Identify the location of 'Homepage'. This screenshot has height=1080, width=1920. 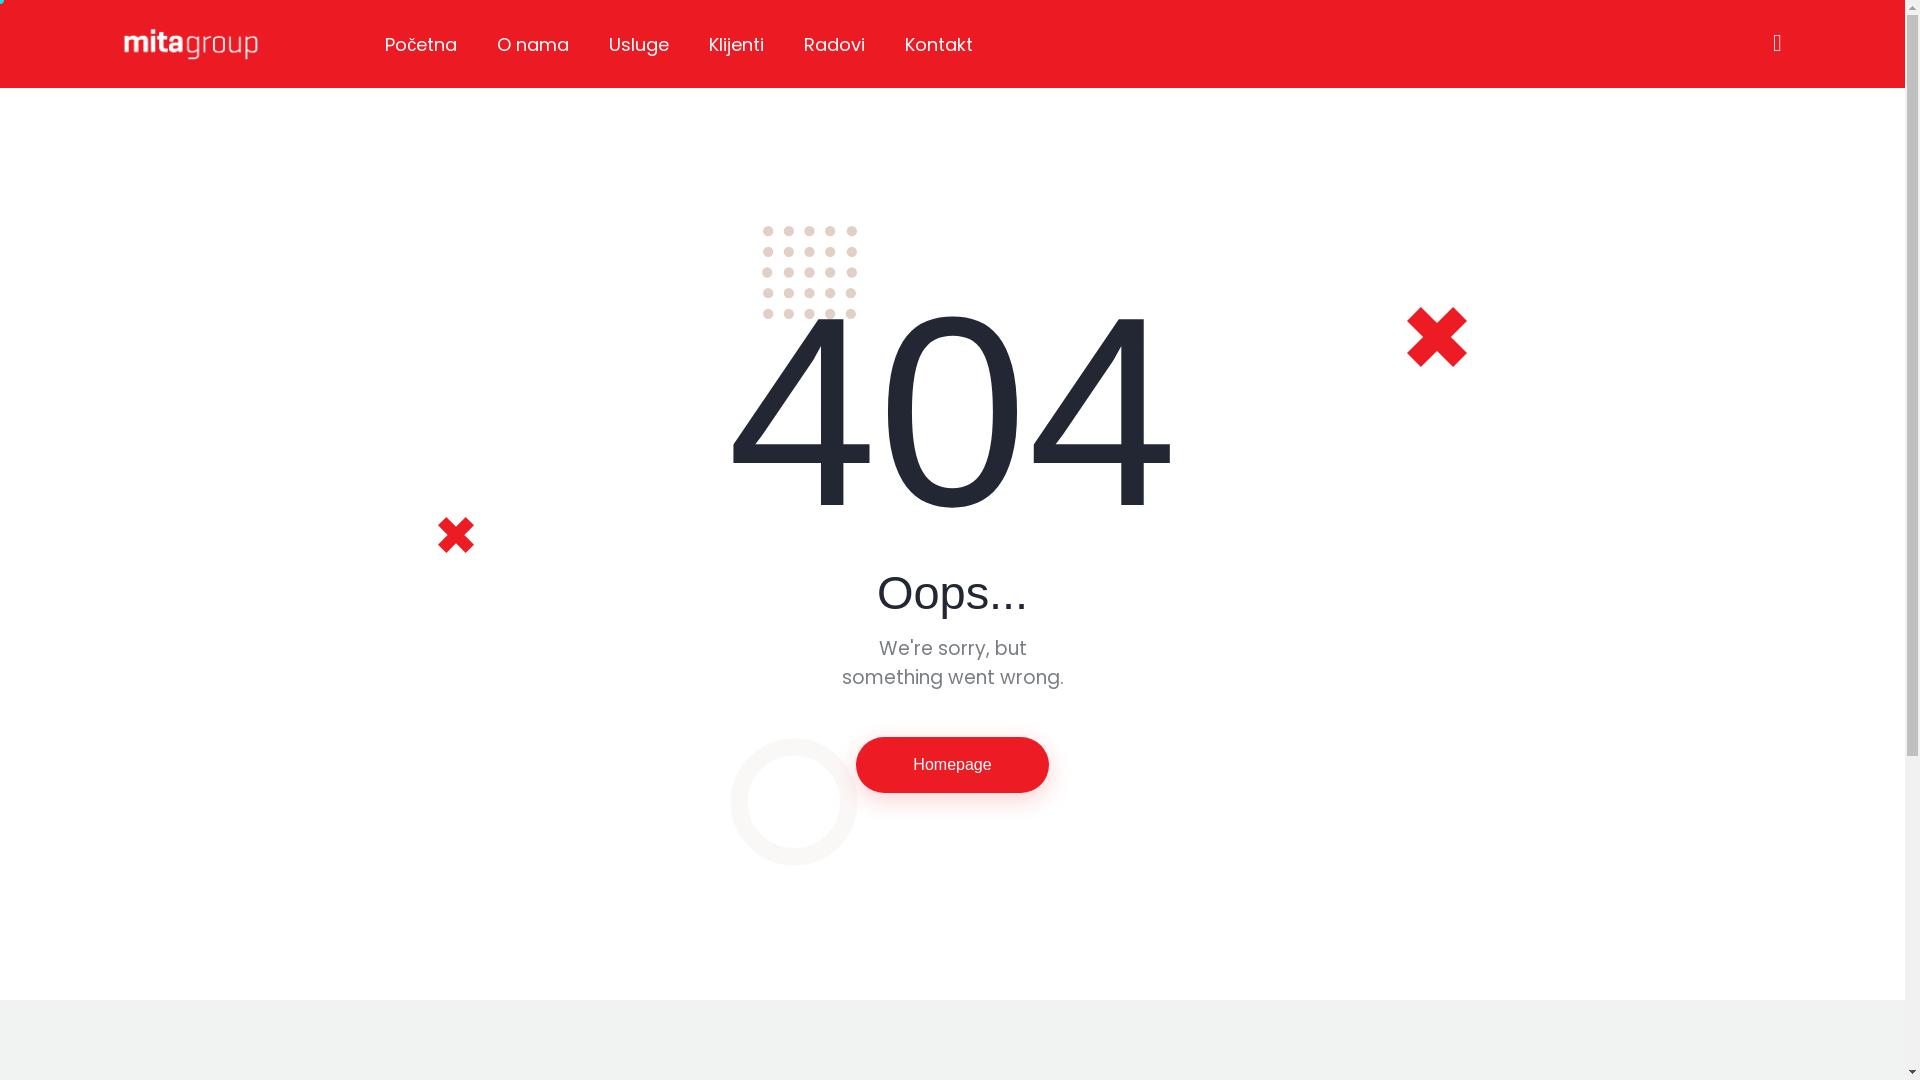
(855, 764).